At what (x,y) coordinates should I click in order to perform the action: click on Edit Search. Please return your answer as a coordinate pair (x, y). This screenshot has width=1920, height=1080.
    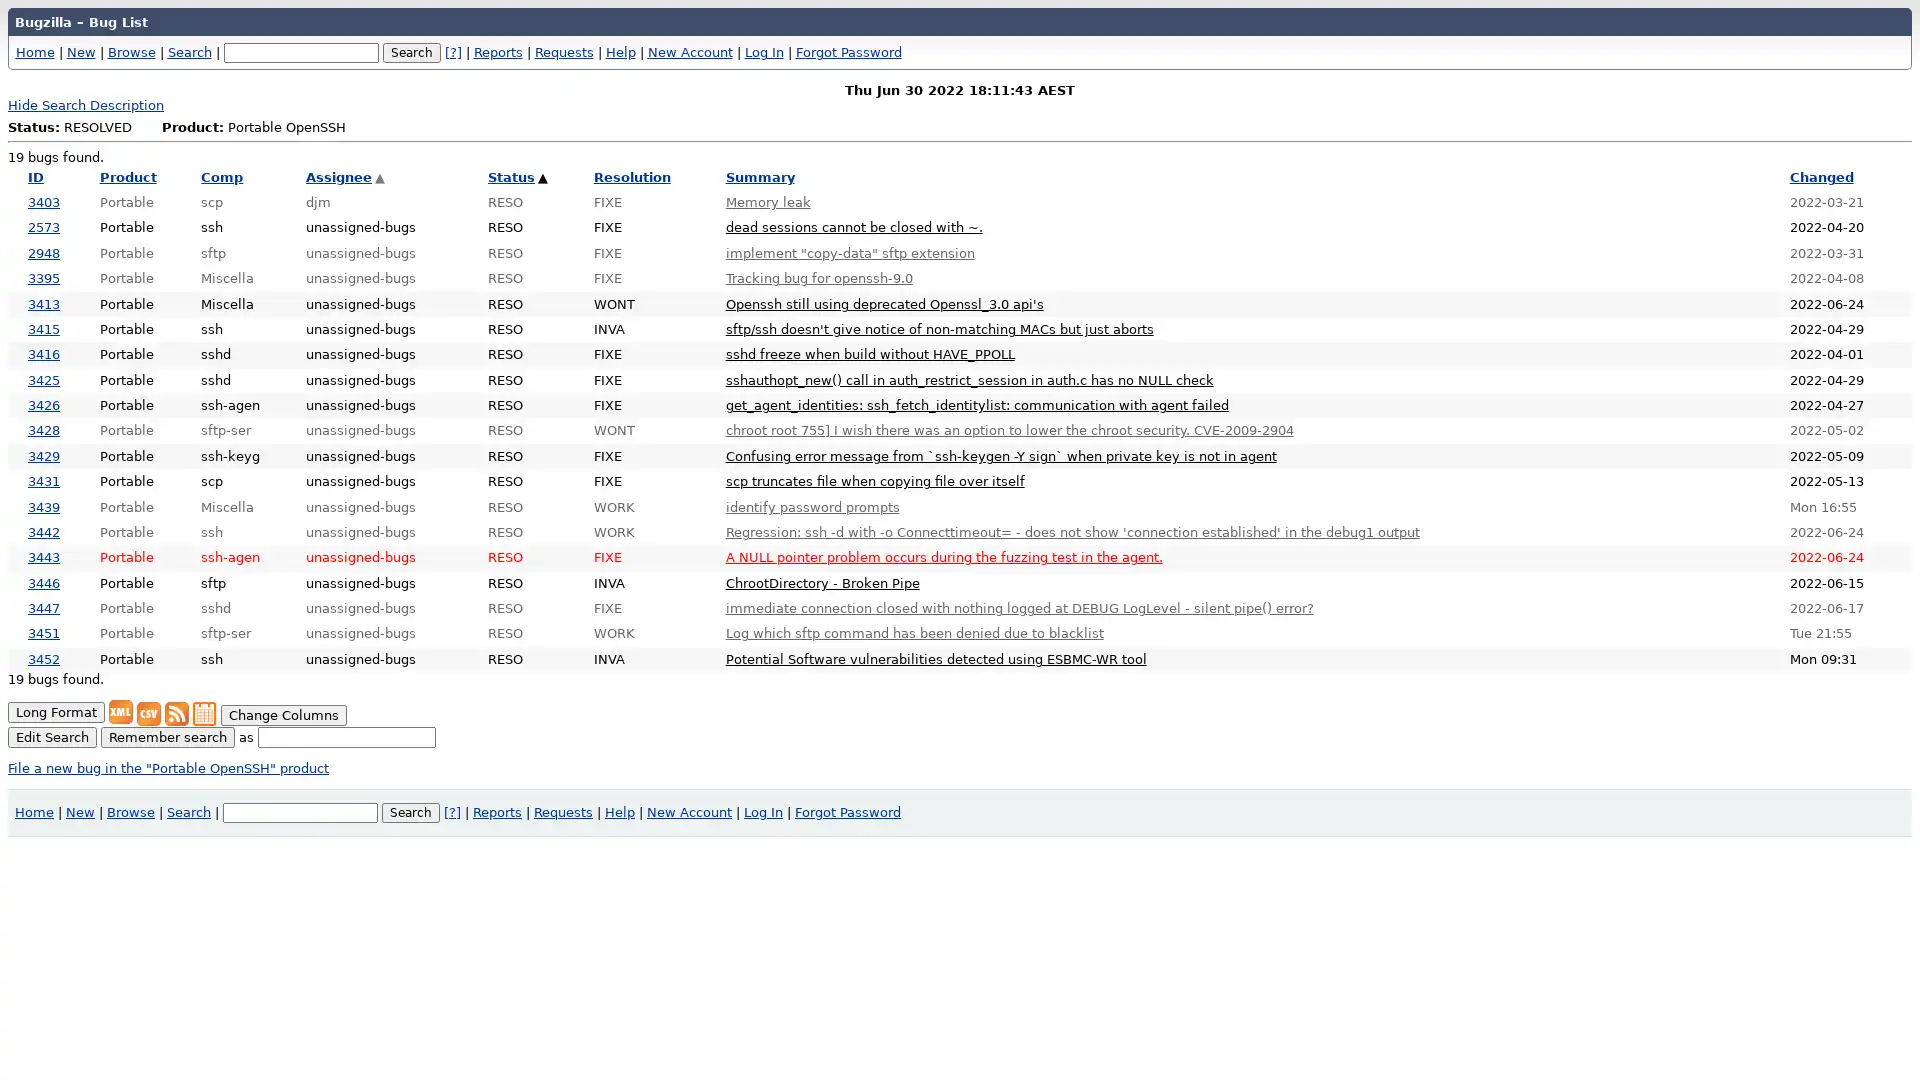
    Looking at the image, I should click on (52, 737).